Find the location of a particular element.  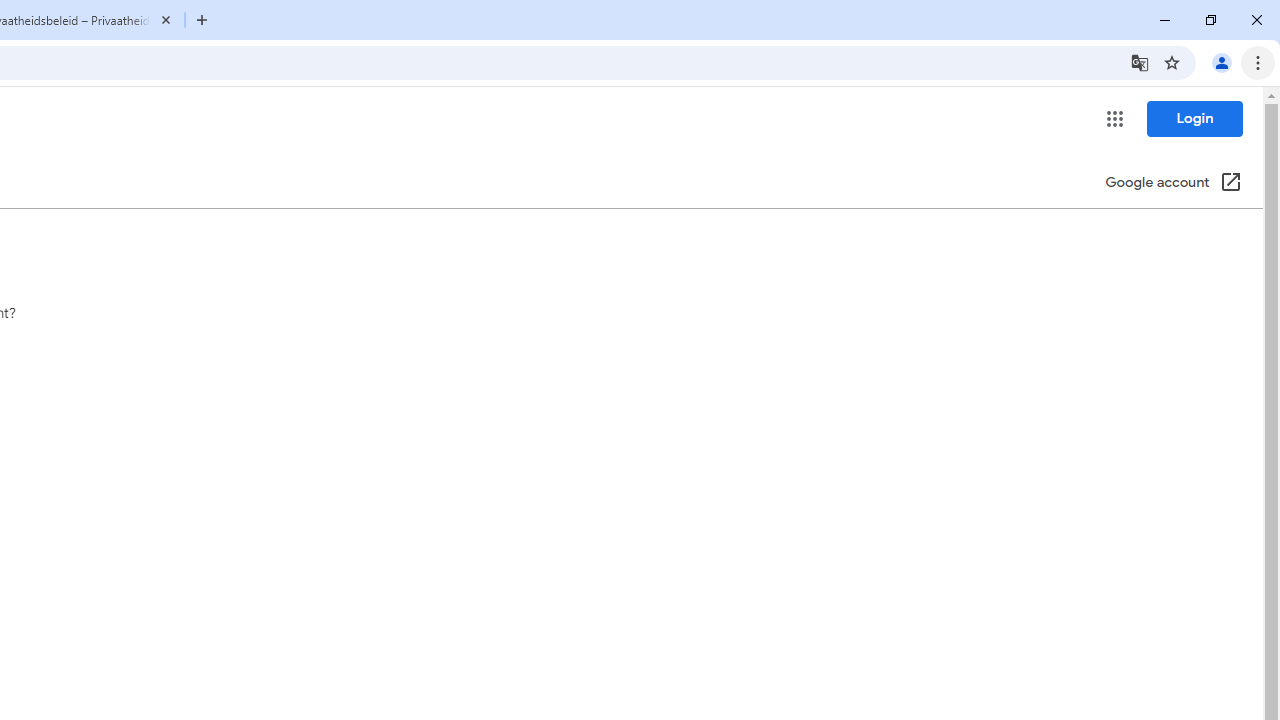

'Translate this page' is located at coordinates (1139, 61).